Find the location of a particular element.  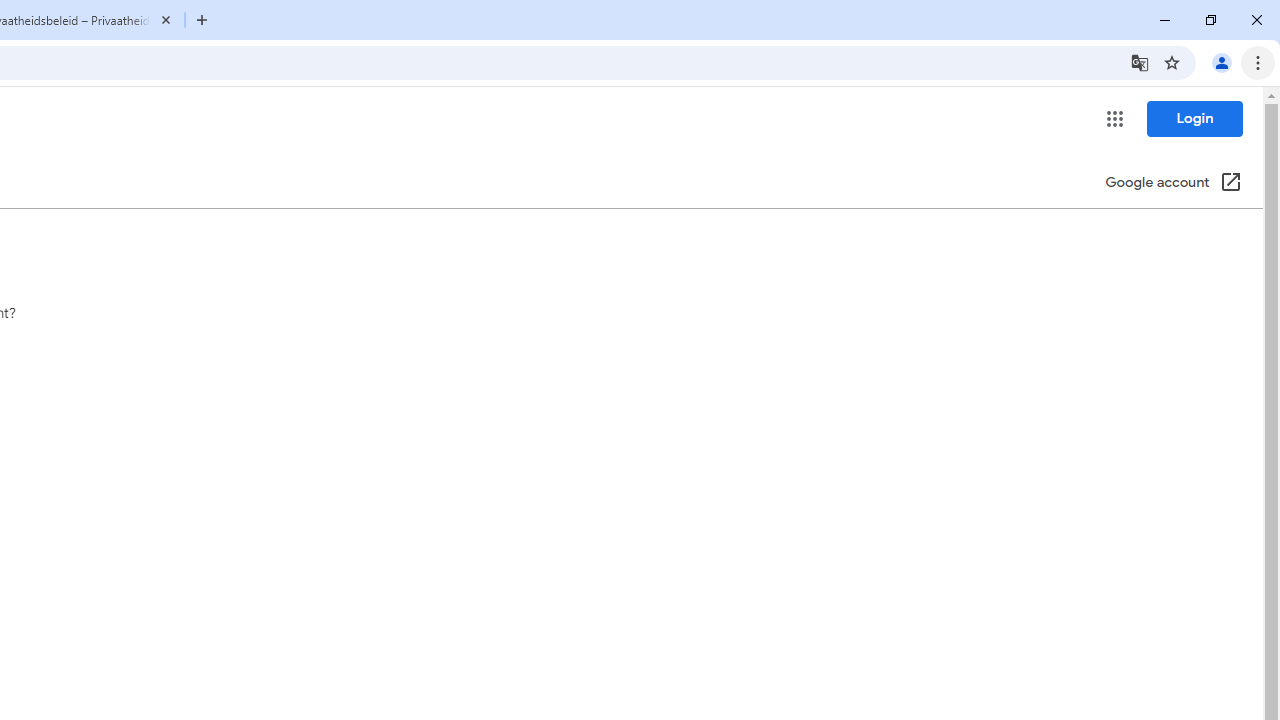

'Translate this page' is located at coordinates (1139, 61).